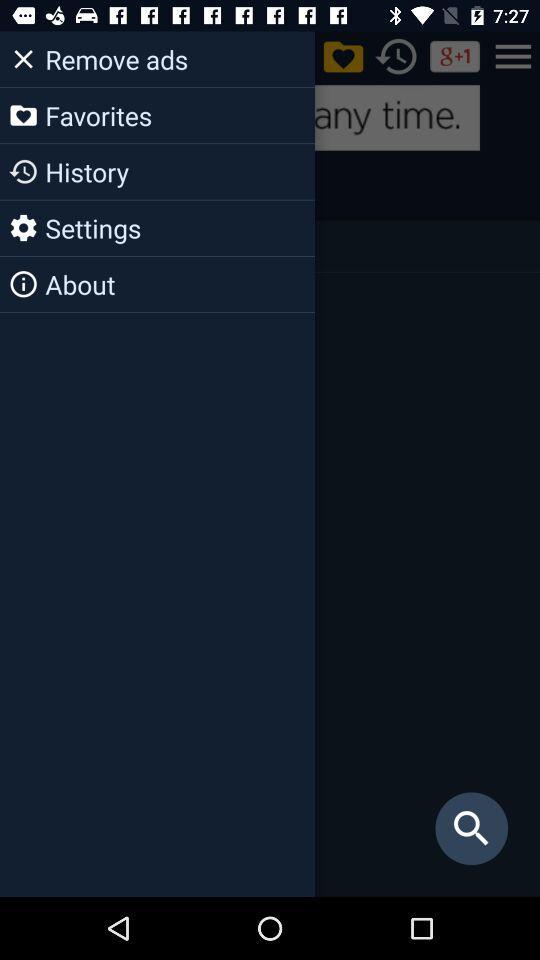  Describe the element at coordinates (396, 55) in the screenshot. I see `the history icon` at that location.